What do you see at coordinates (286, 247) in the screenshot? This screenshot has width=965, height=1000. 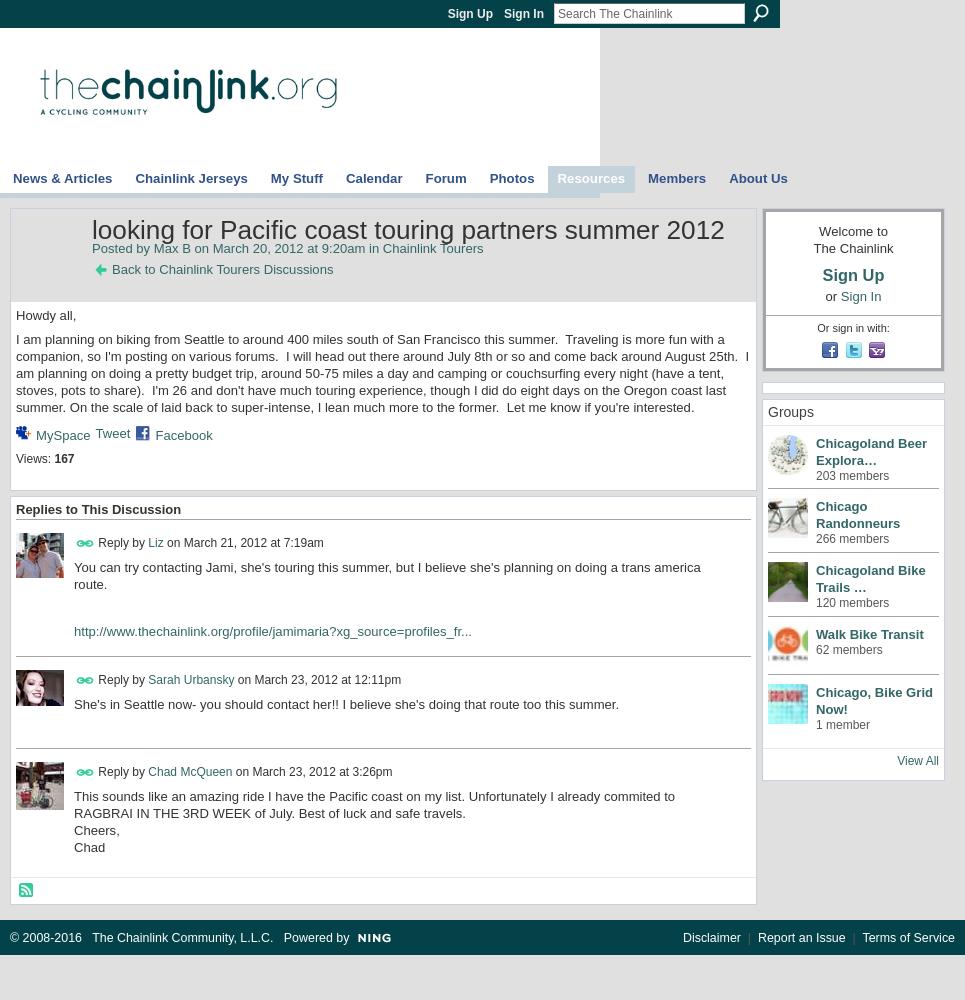 I see `'on March 20, 2012 at 9:20am in'` at bounding box center [286, 247].